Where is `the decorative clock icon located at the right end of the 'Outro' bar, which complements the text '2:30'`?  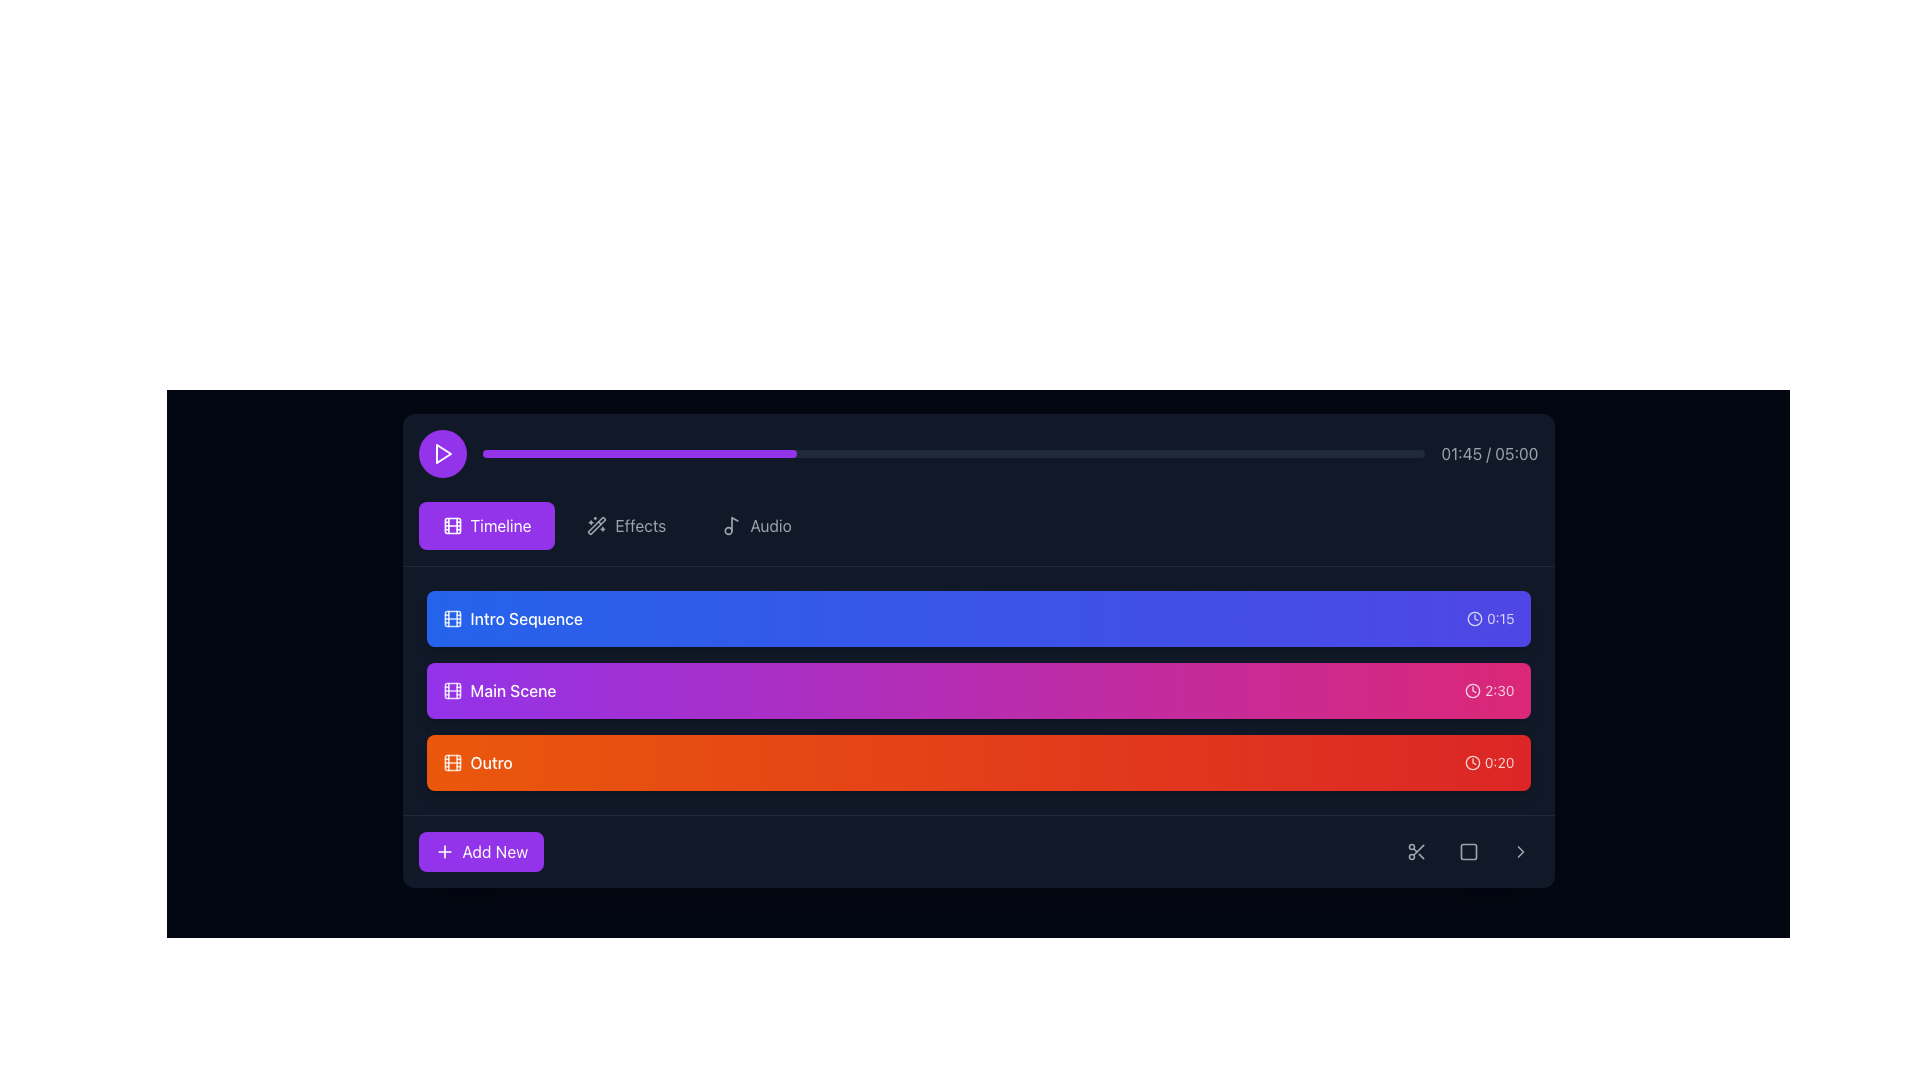
the decorative clock icon located at the right end of the 'Outro' bar, which complements the text '2:30' is located at coordinates (1473, 689).